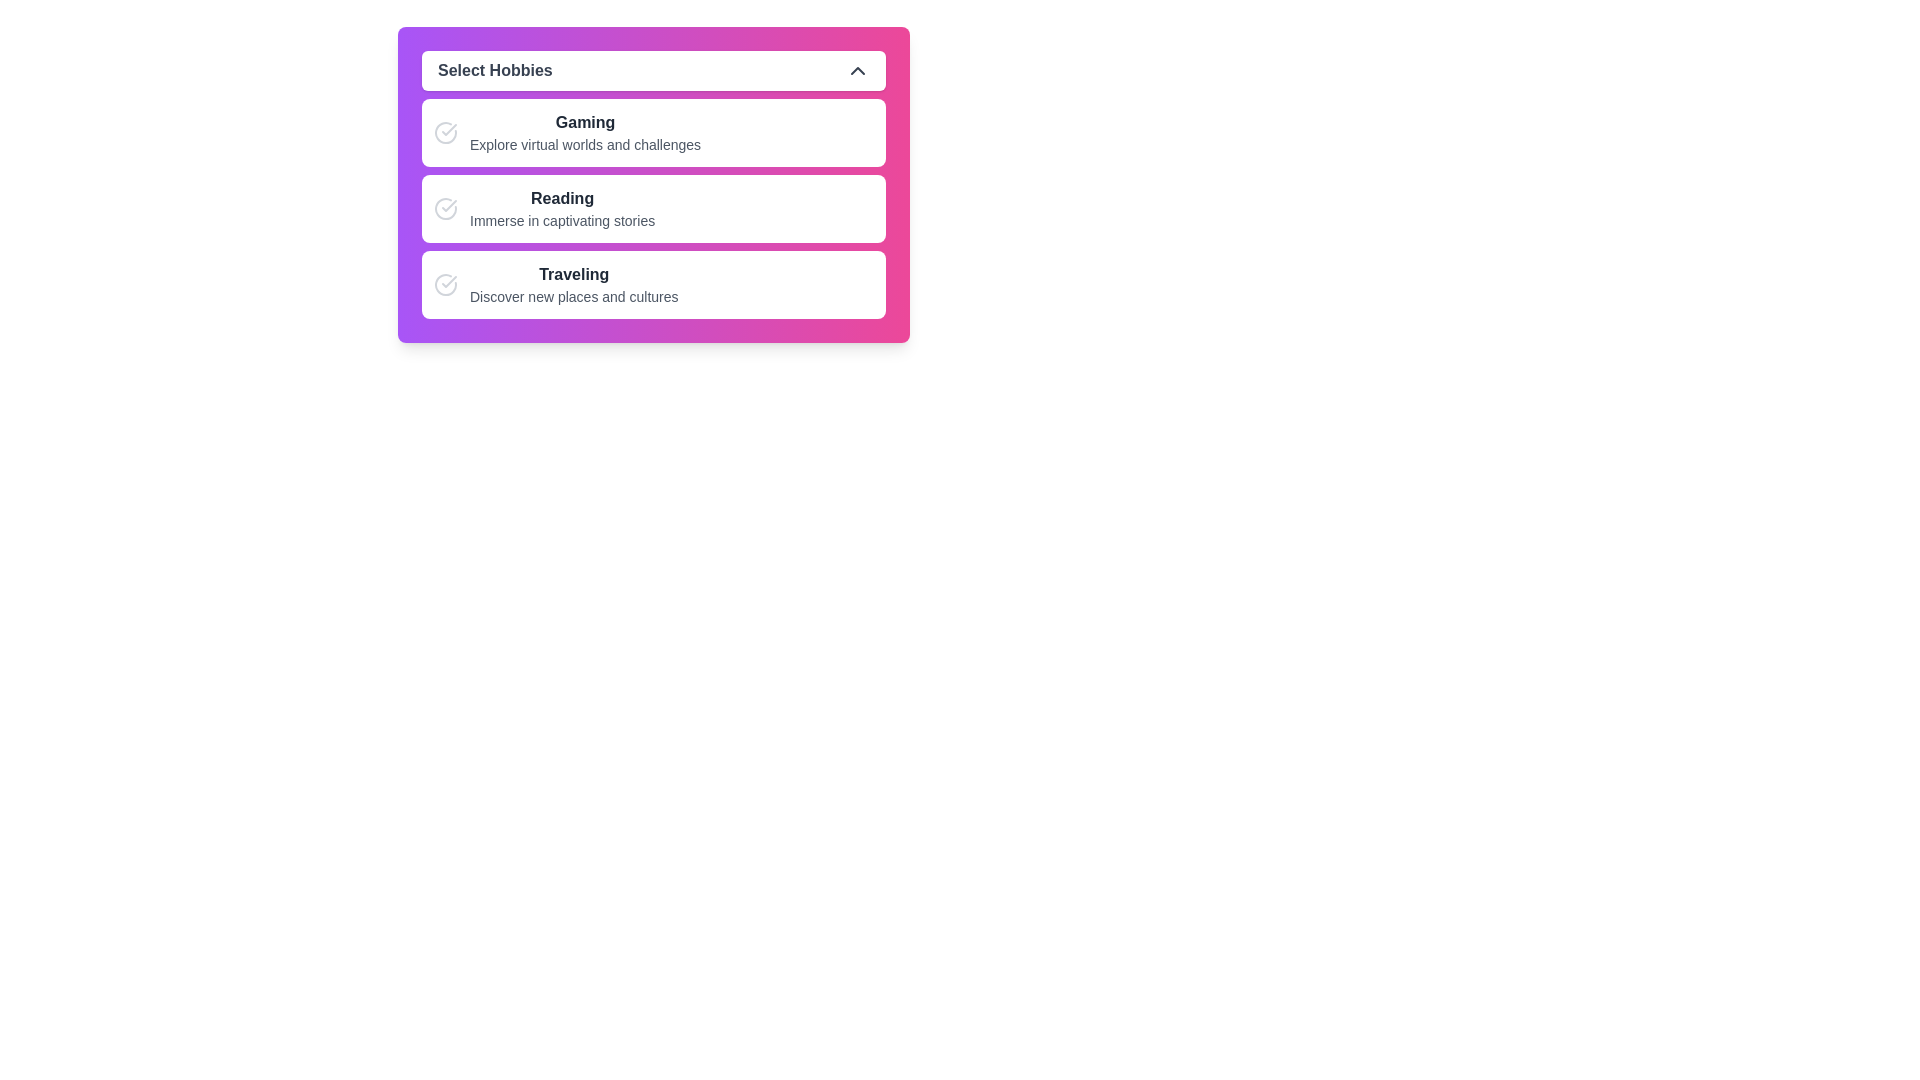  What do you see at coordinates (653, 69) in the screenshot?
I see `'Select Hobbies' dropdown header button using developer tools by clicking on it` at bounding box center [653, 69].